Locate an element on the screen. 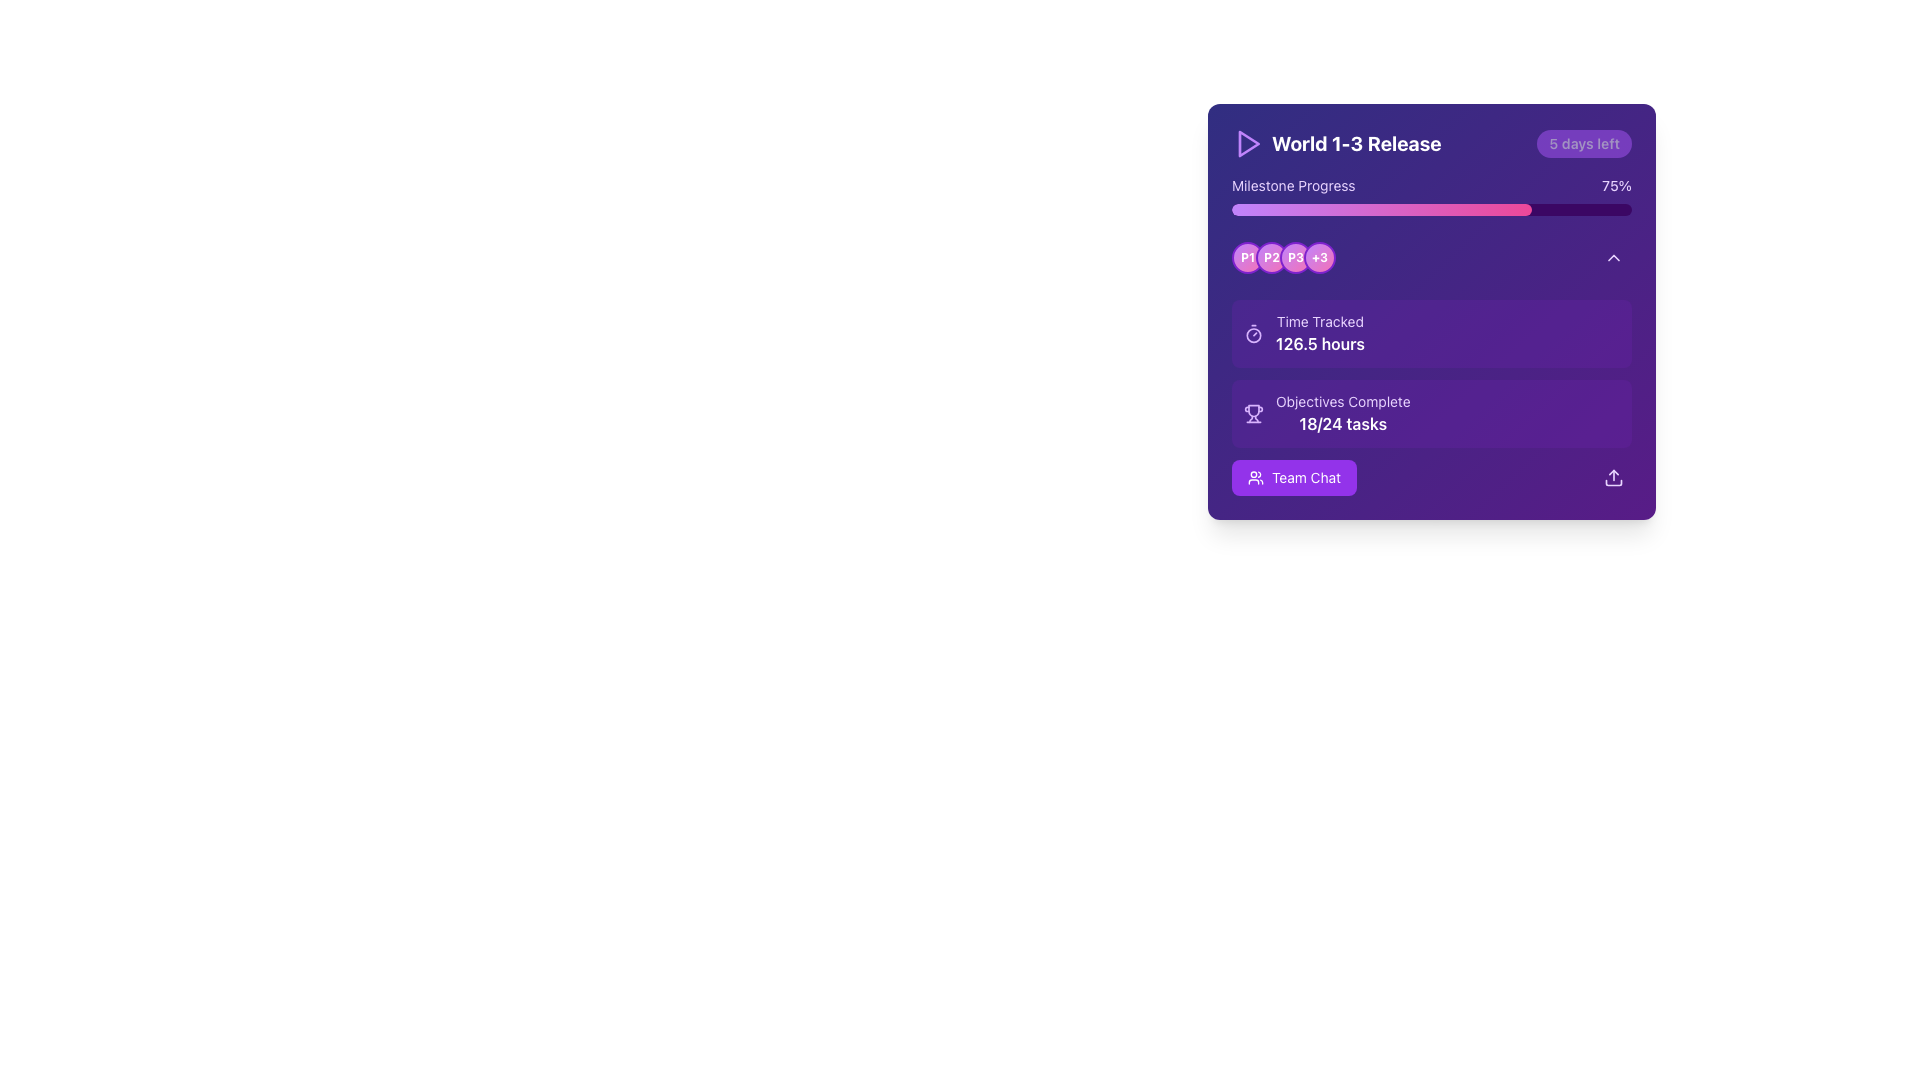 The height and width of the screenshot is (1080, 1920). the 'Time Tracked' label which is styled in a small font size with a purple hue, located above the numeric value '126.5 hours' is located at coordinates (1320, 320).